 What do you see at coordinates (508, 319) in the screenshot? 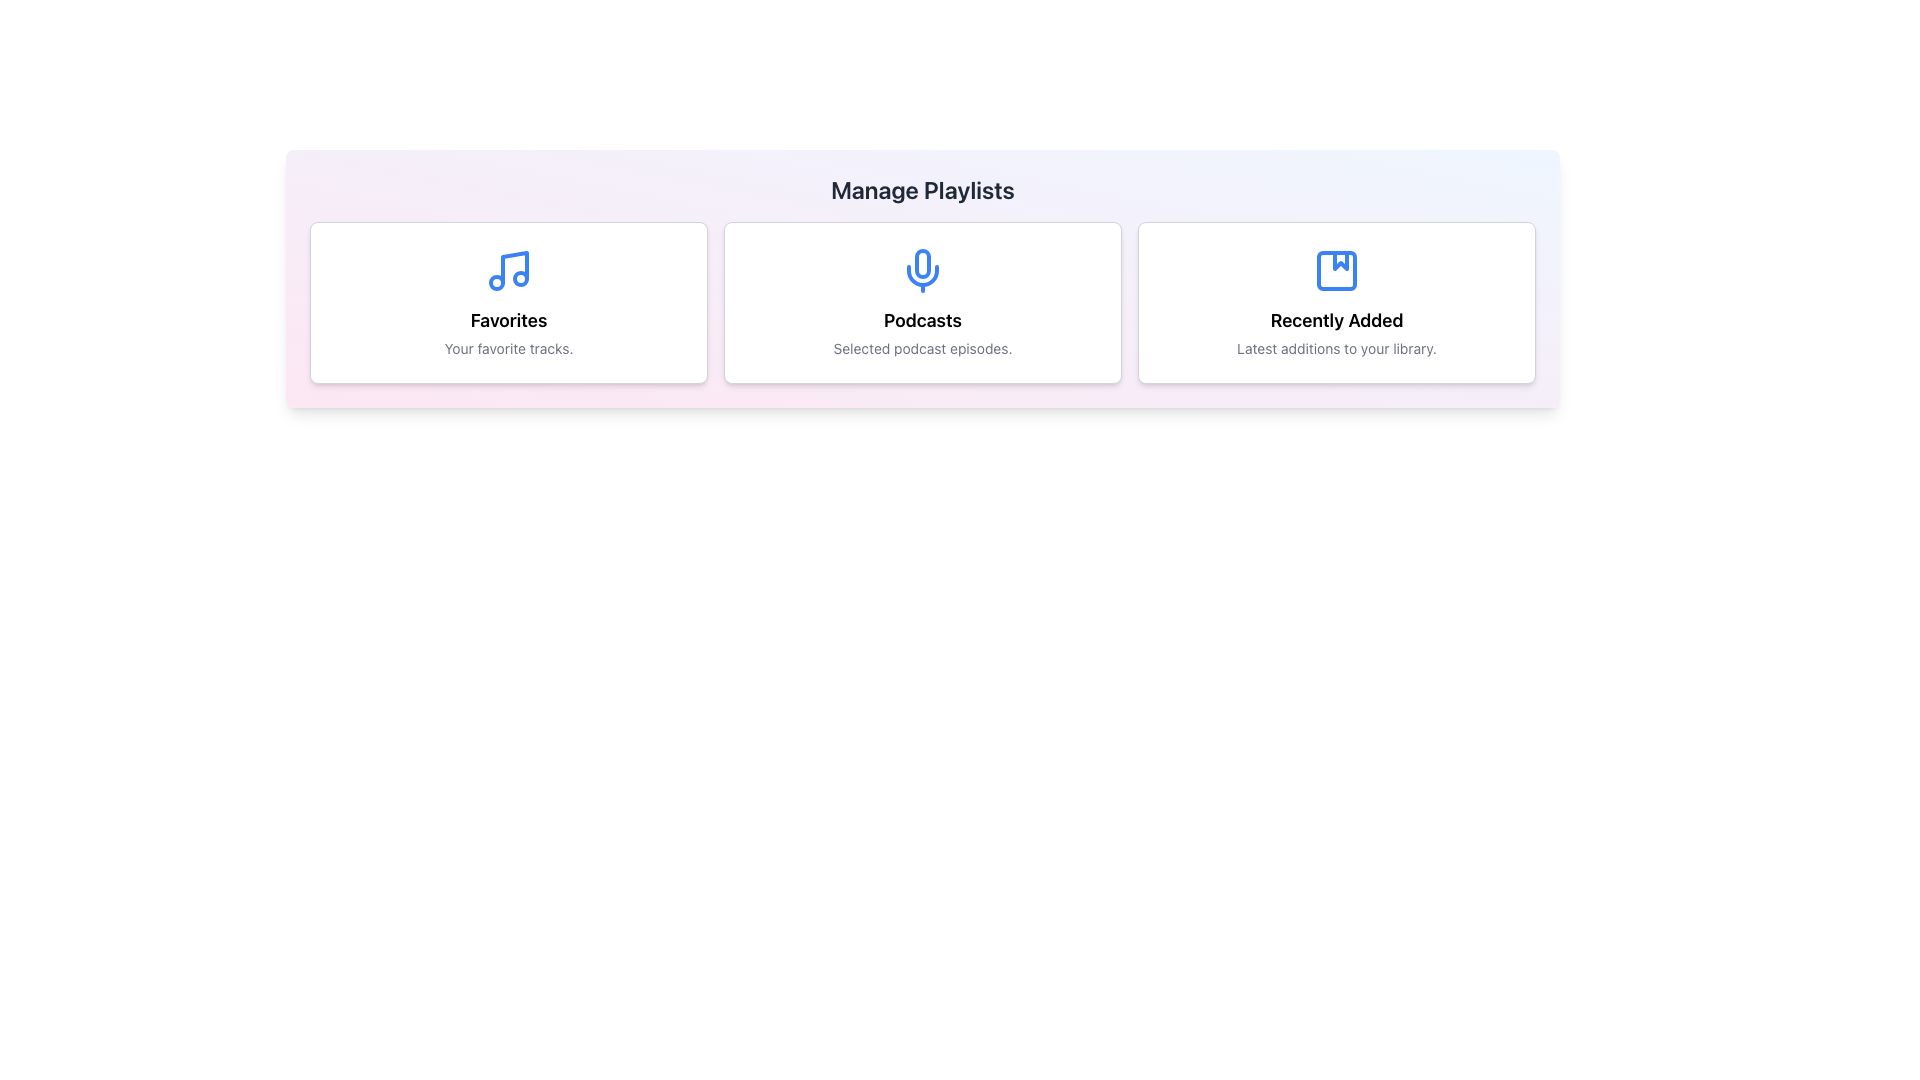
I see `information from the text label that reads 'Favorites', which is styled in bold and slightly larger text, positioned under a musical note icon within a rectangular card` at bounding box center [508, 319].